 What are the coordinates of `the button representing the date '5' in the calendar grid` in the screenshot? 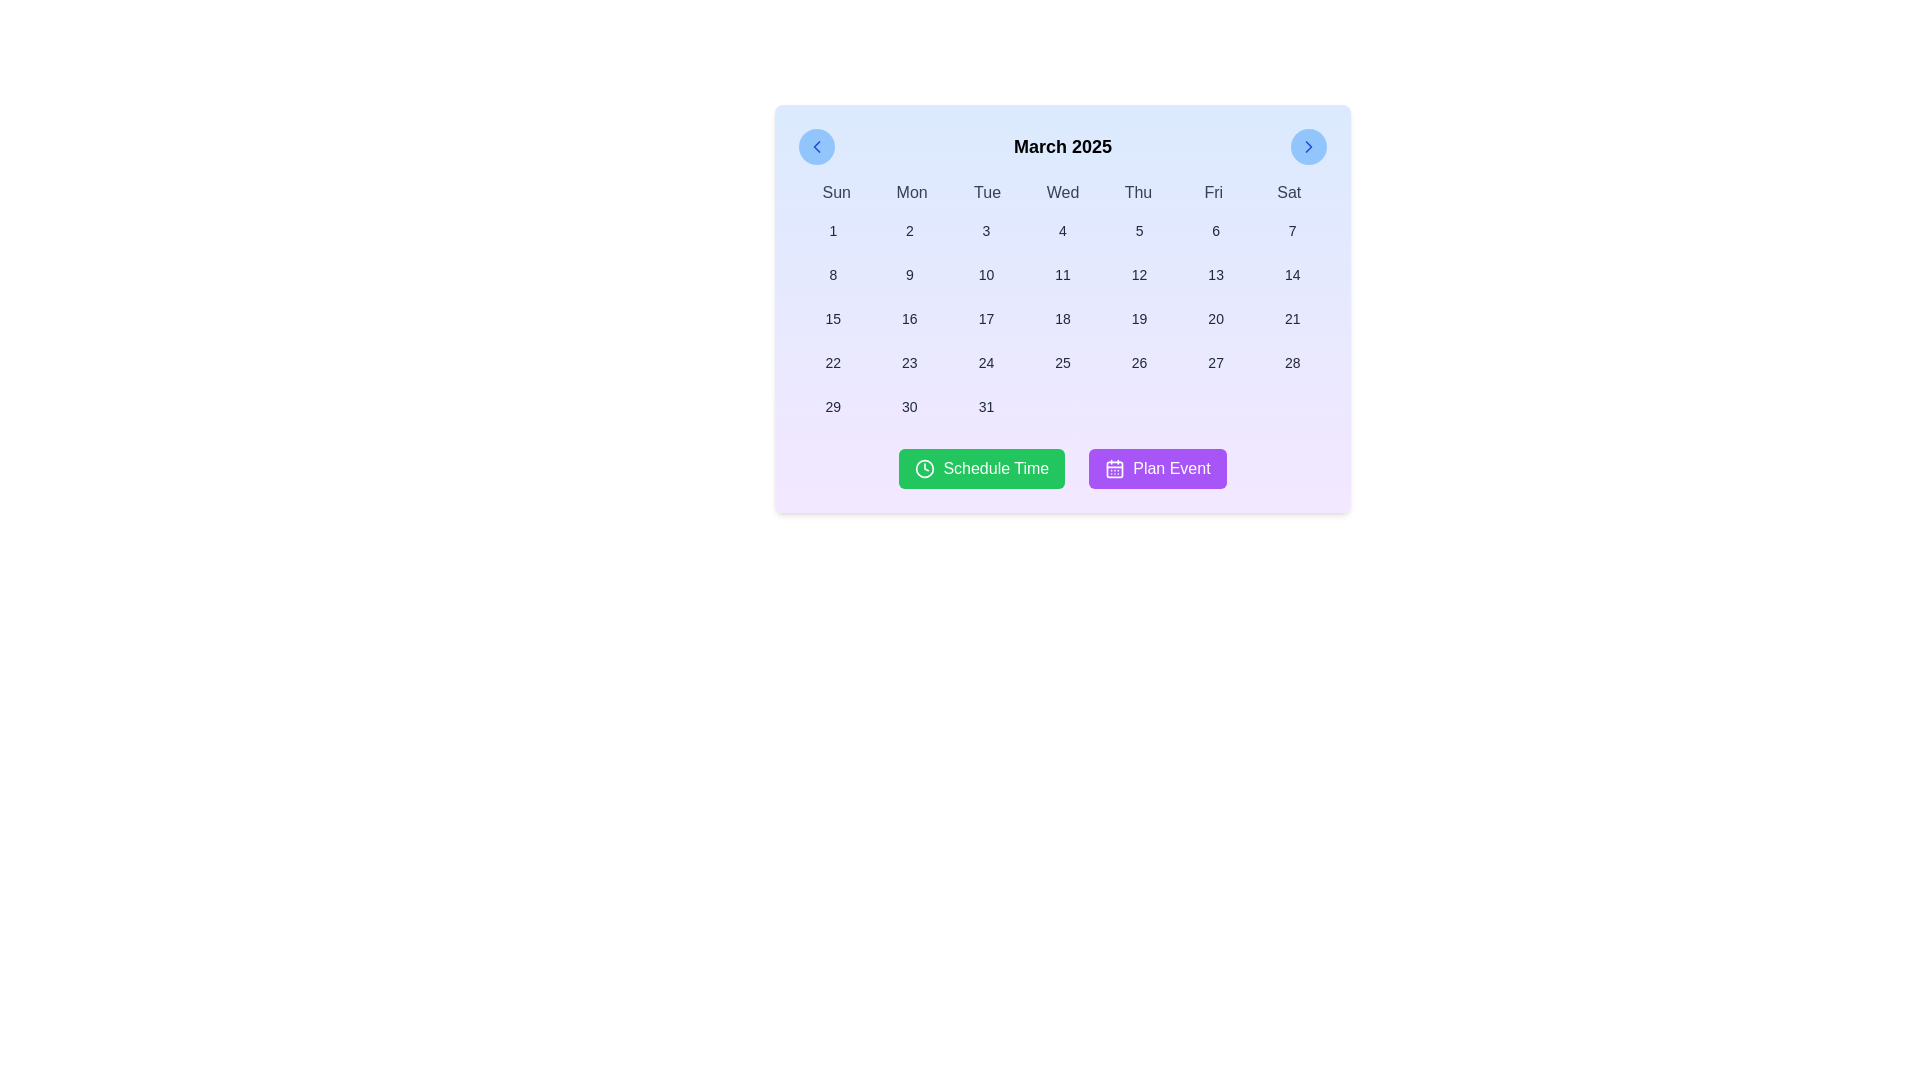 It's located at (1139, 230).